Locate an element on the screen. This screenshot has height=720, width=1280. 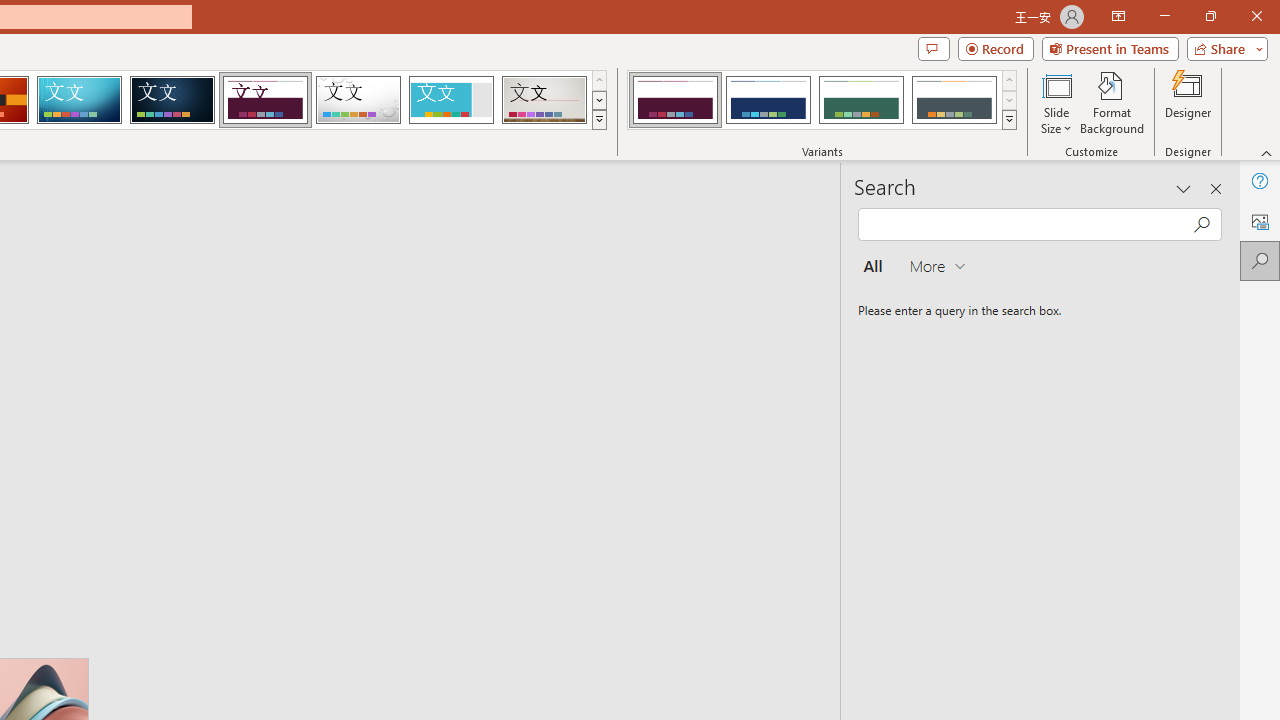
'Variants' is located at coordinates (1009, 120).